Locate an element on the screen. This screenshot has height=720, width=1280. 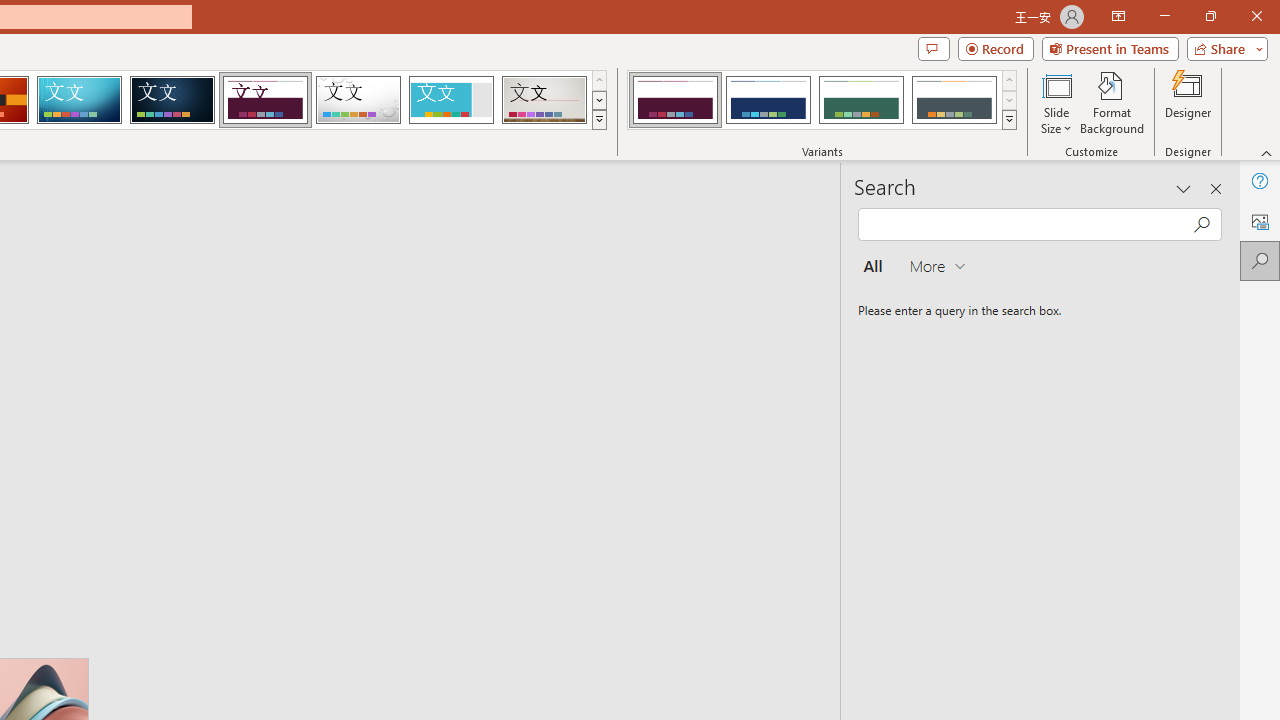
'Variants' is located at coordinates (1009, 120).